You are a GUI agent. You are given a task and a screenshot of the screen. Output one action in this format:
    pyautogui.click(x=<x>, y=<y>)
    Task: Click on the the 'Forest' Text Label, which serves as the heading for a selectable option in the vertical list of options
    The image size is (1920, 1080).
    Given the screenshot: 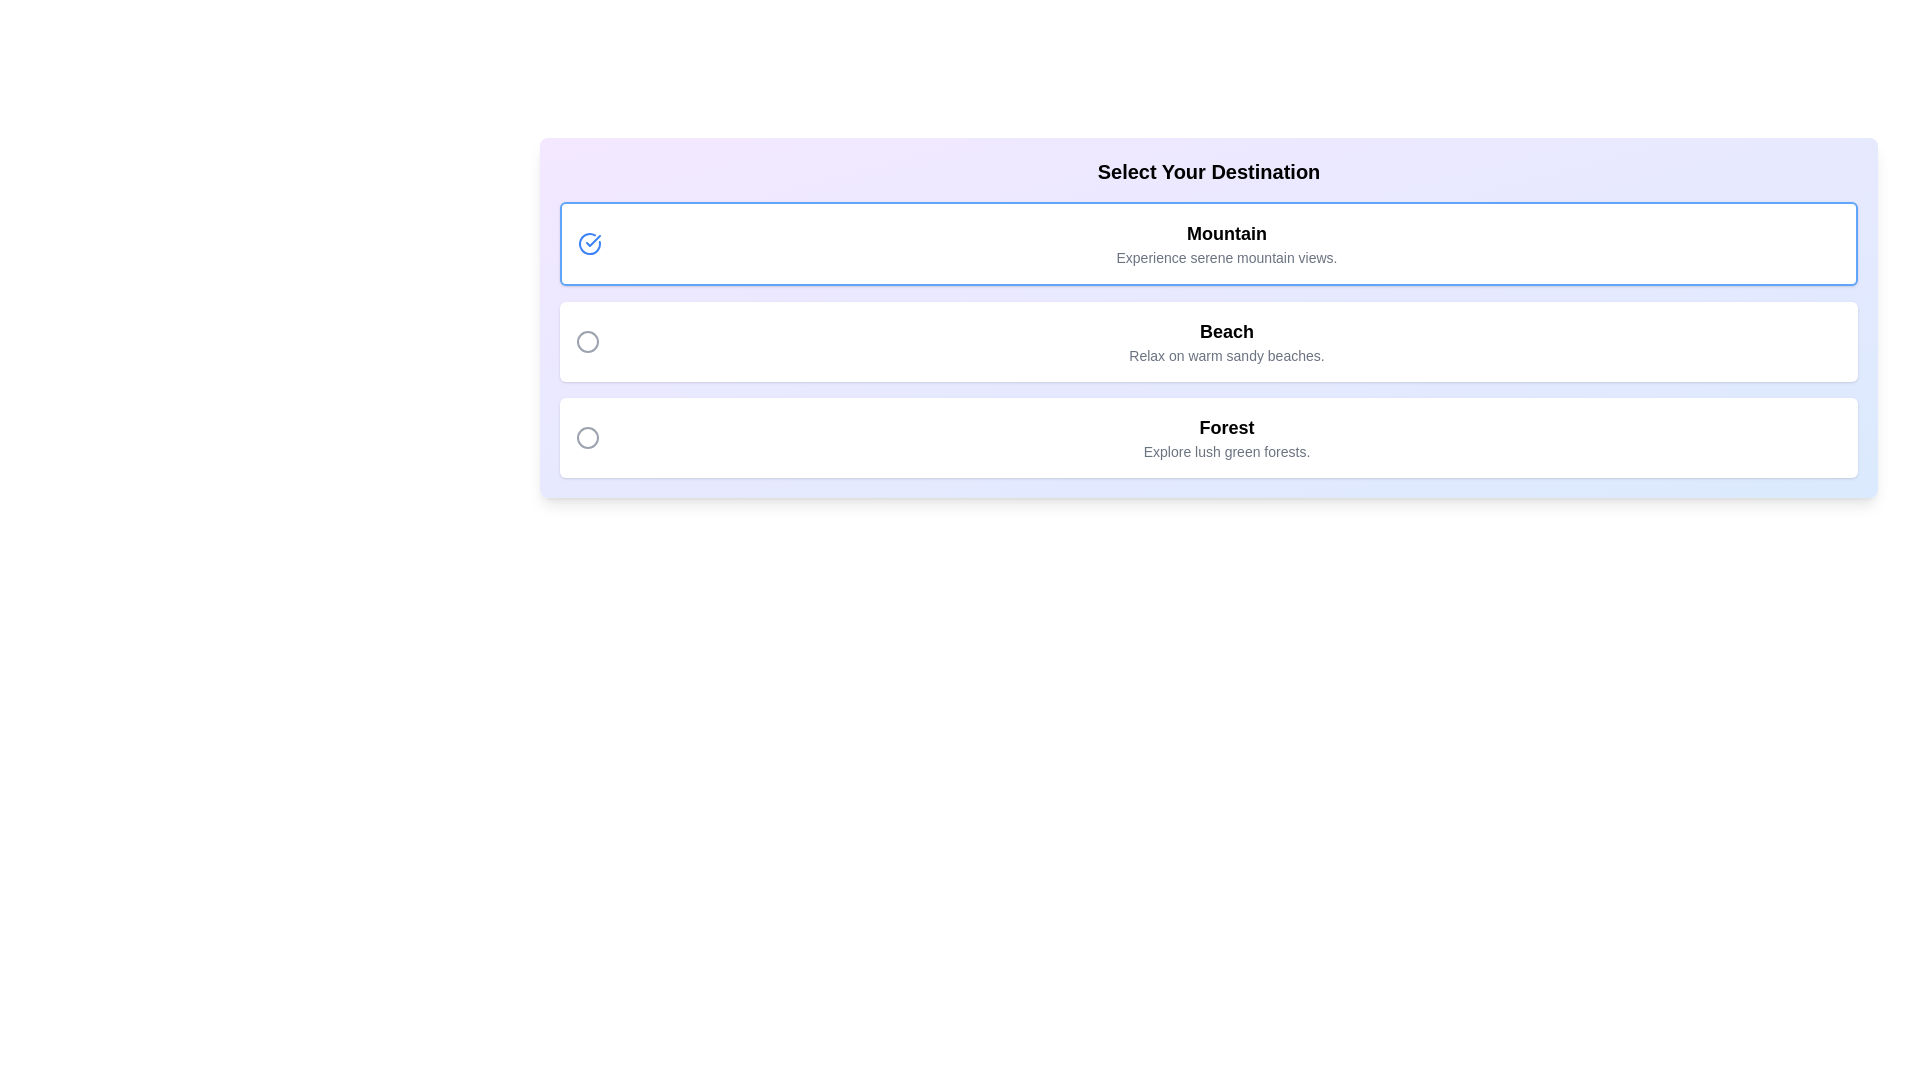 What is the action you would take?
    pyautogui.click(x=1226, y=427)
    